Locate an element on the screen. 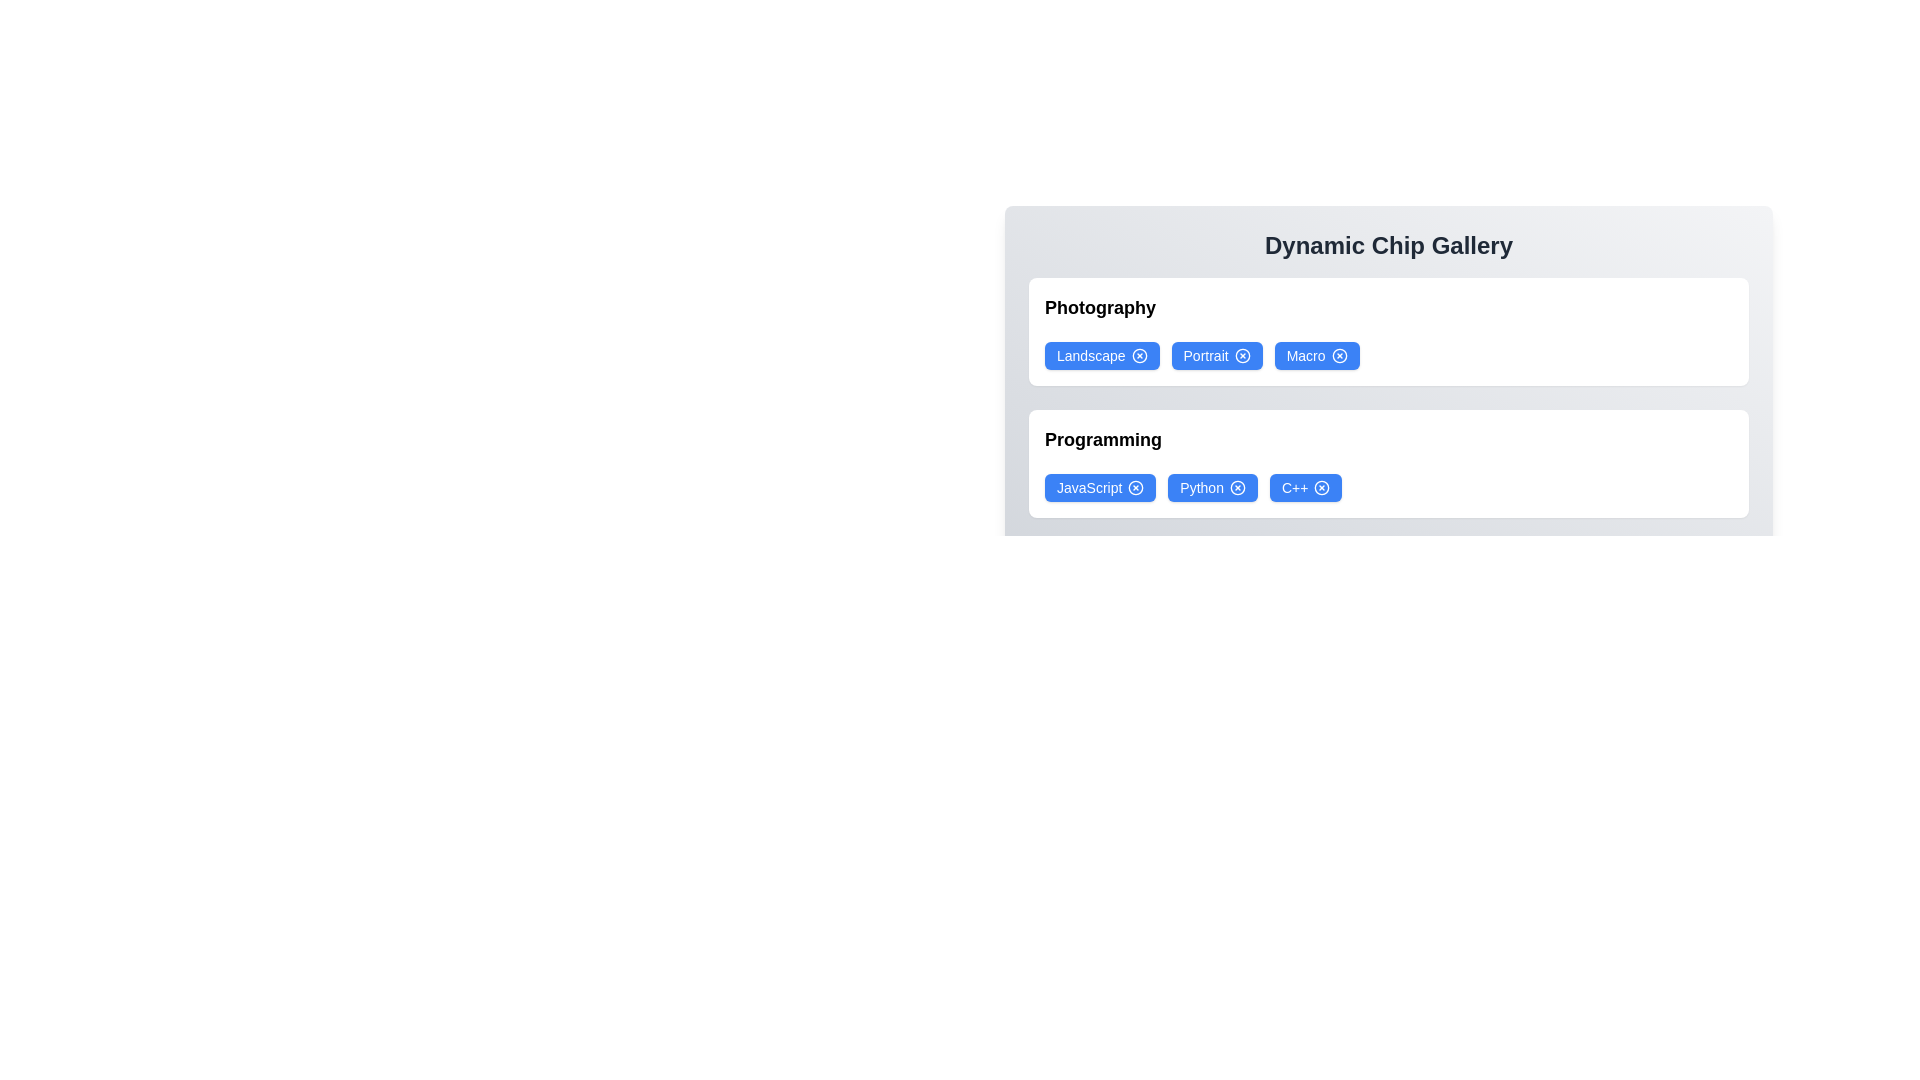  the chip labeled Macro to select it is located at coordinates (1316, 354).